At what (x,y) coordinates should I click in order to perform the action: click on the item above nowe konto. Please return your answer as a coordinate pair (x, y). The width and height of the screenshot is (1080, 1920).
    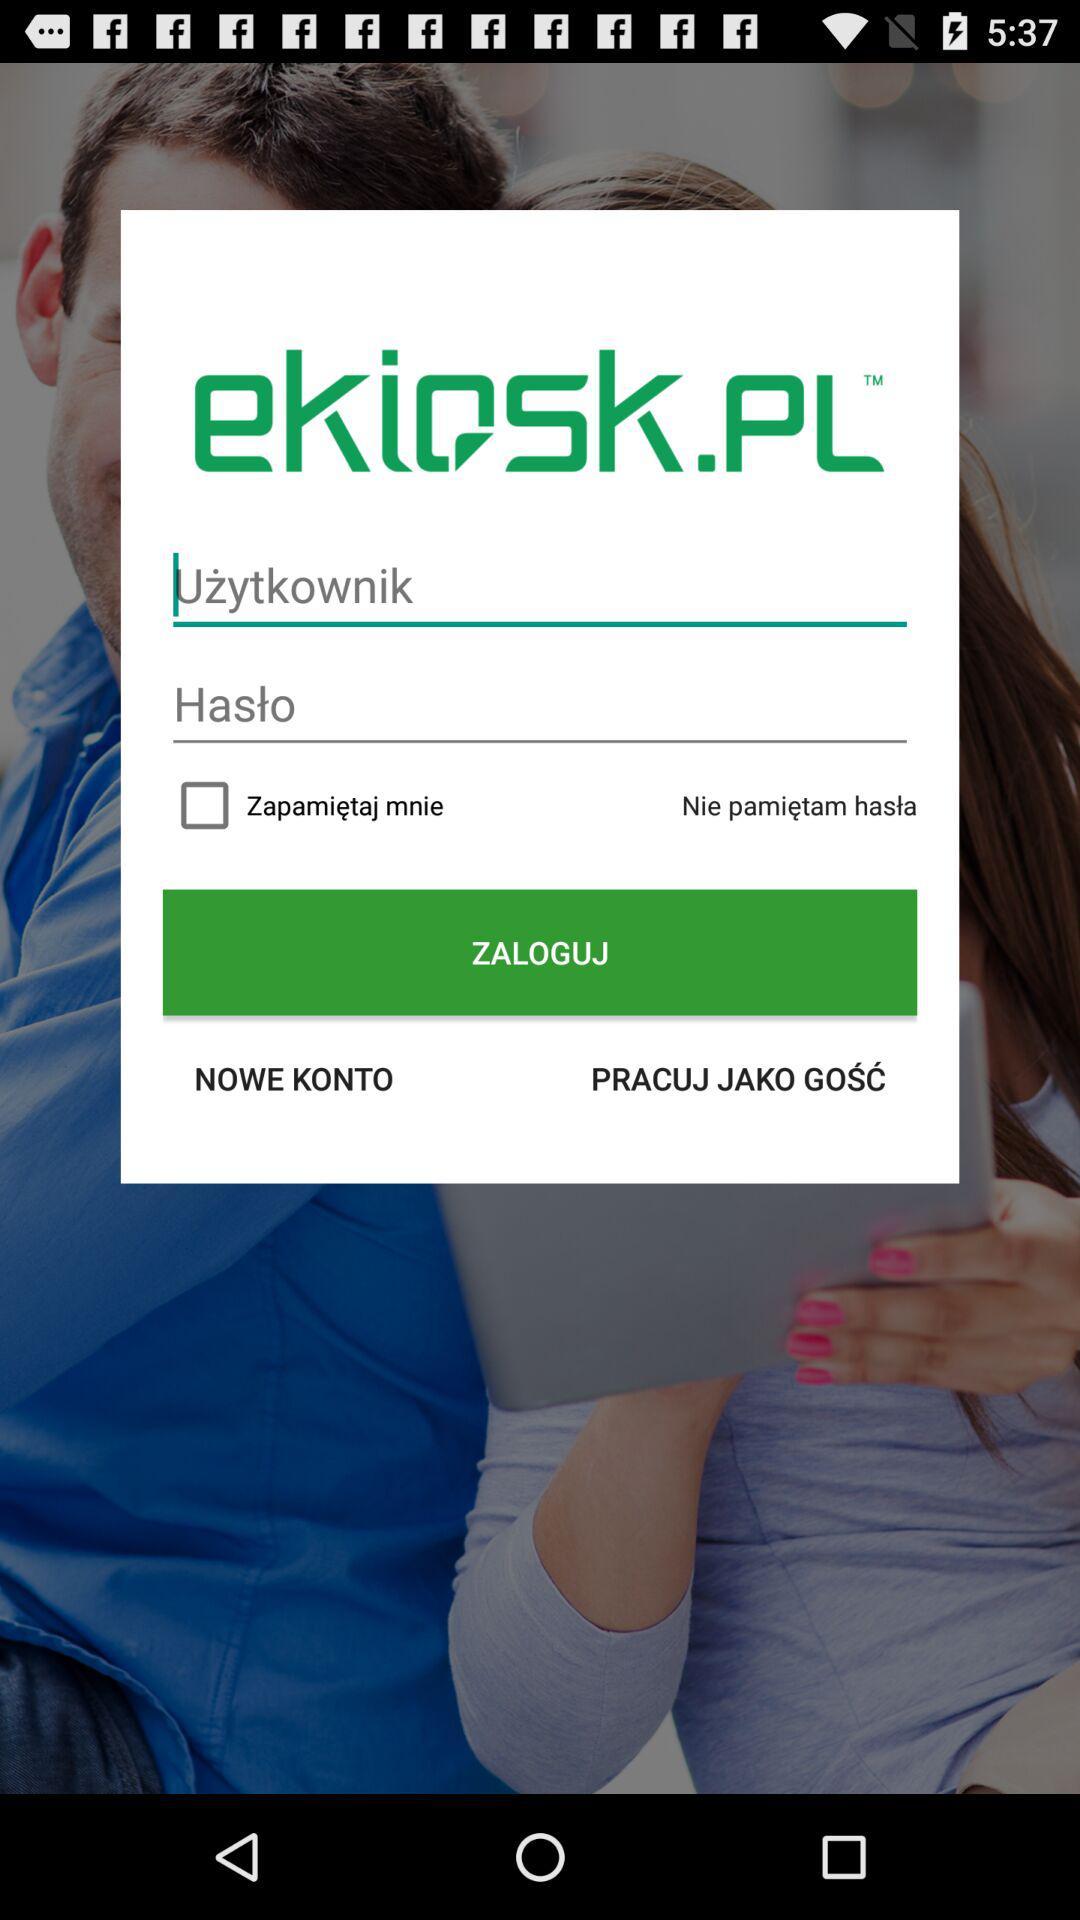
    Looking at the image, I should click on (540, 951).